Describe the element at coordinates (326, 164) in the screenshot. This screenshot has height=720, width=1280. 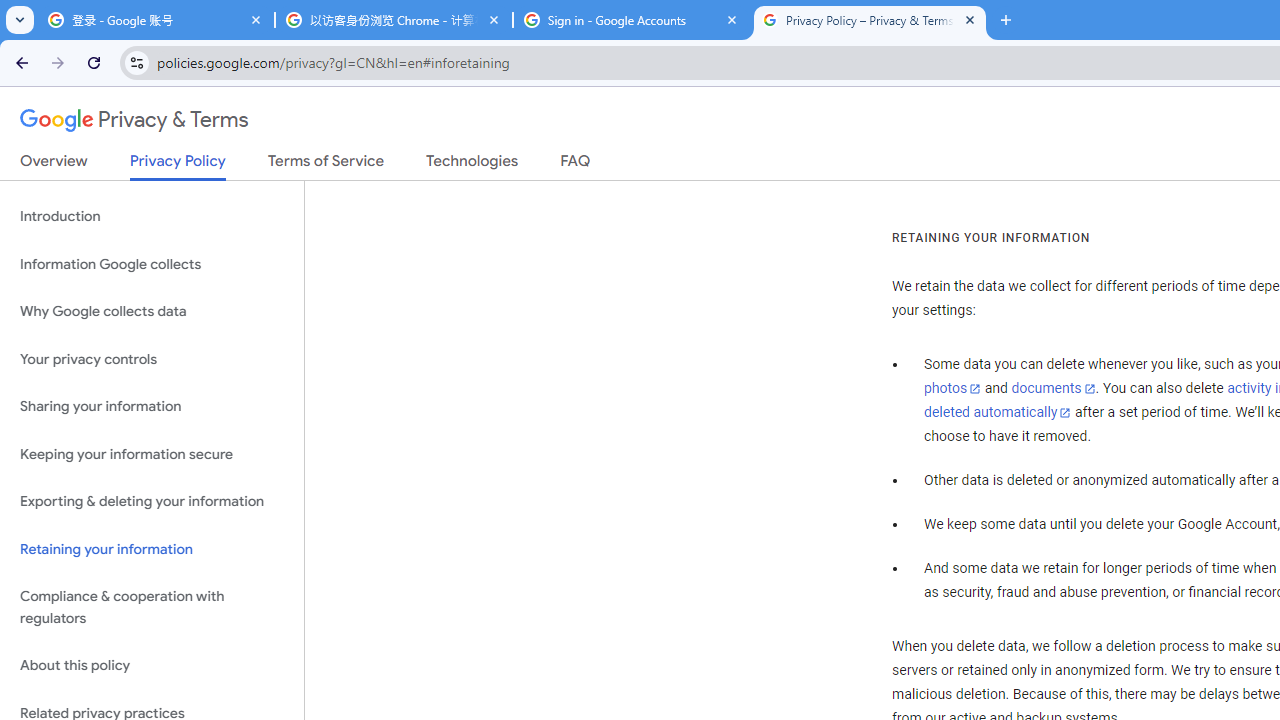
I see `'Terms of Service'` at that location.